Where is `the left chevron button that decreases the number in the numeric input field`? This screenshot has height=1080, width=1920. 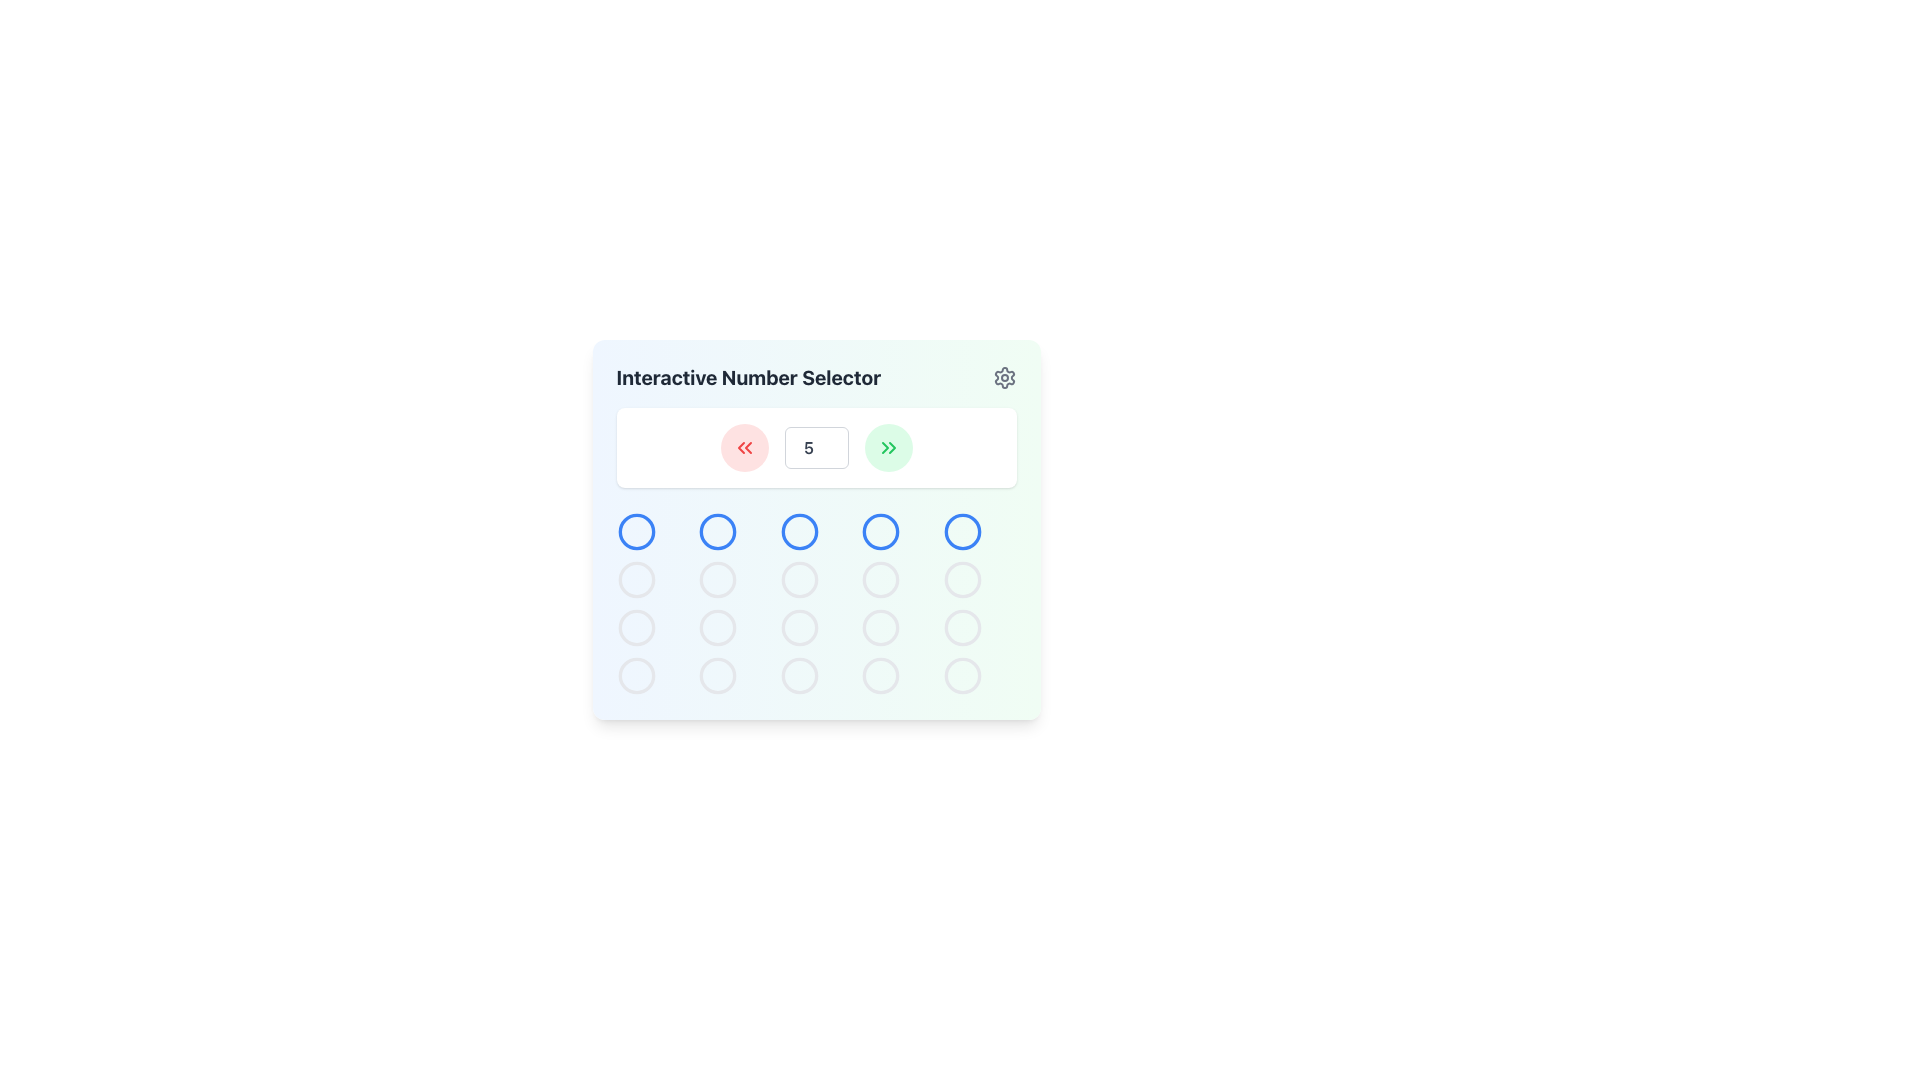
the left chevron button that decreases the number in the numeric input field is located at coordinates (739, 446).